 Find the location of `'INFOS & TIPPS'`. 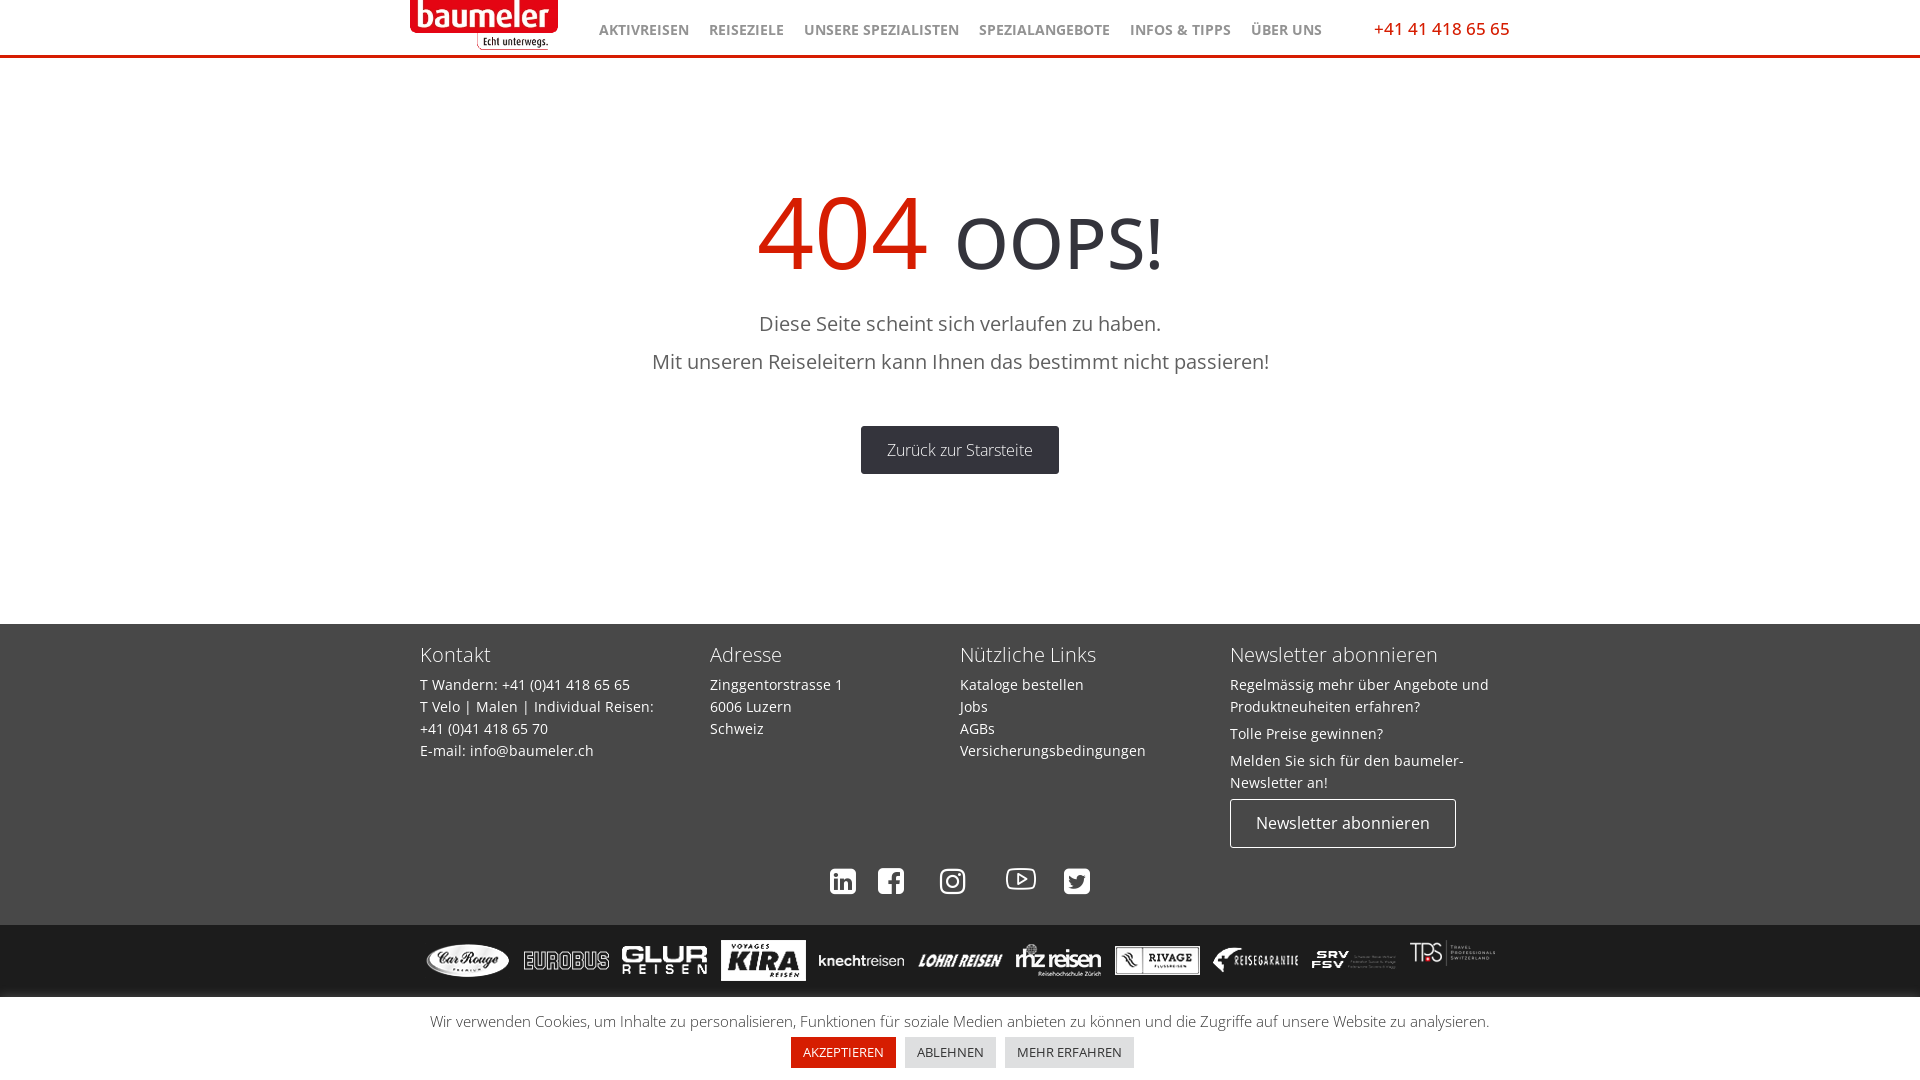

'INFOS & TIPPS' is located at coordinates (1180, 24).